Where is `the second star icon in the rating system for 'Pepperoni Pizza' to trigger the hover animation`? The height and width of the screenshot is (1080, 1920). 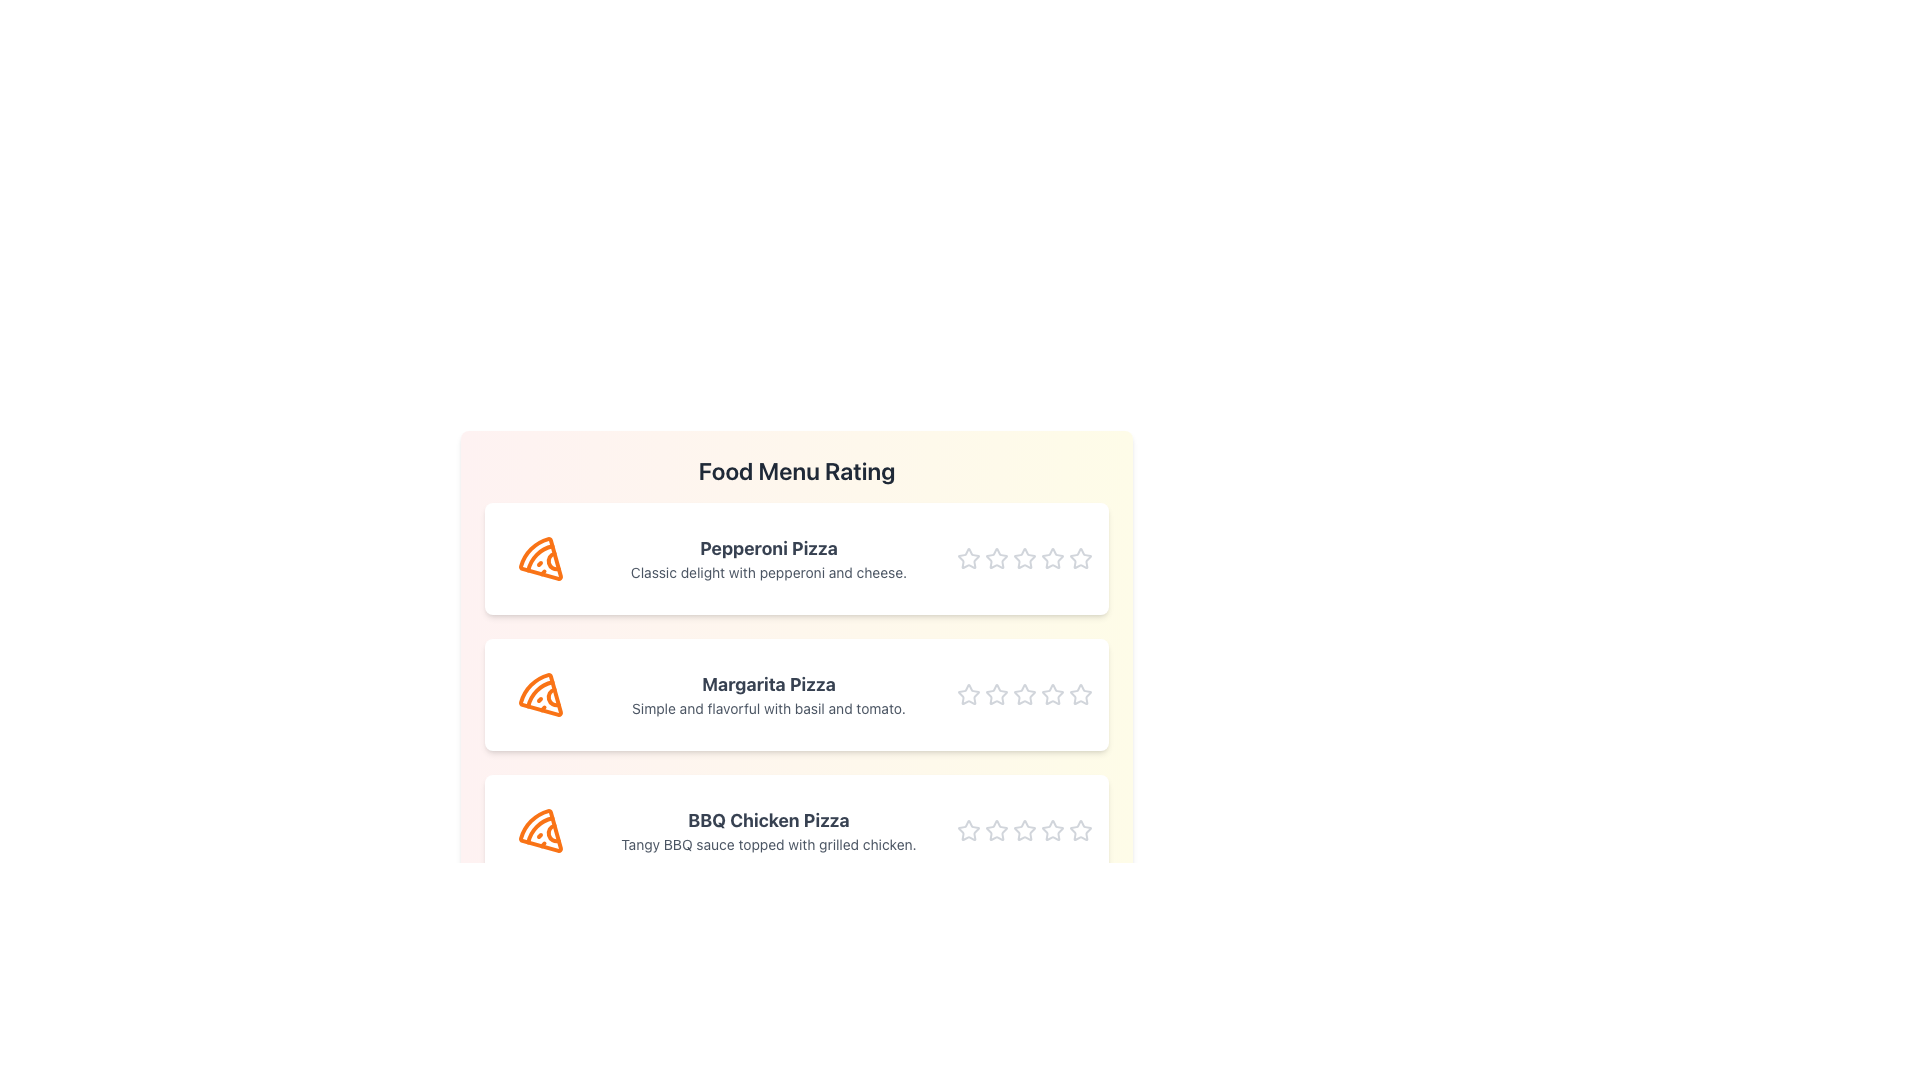 the second star icon in the rating system for 'Pepperoni Pizza' to trigger the hover animation is located at coordinates (997, 559).